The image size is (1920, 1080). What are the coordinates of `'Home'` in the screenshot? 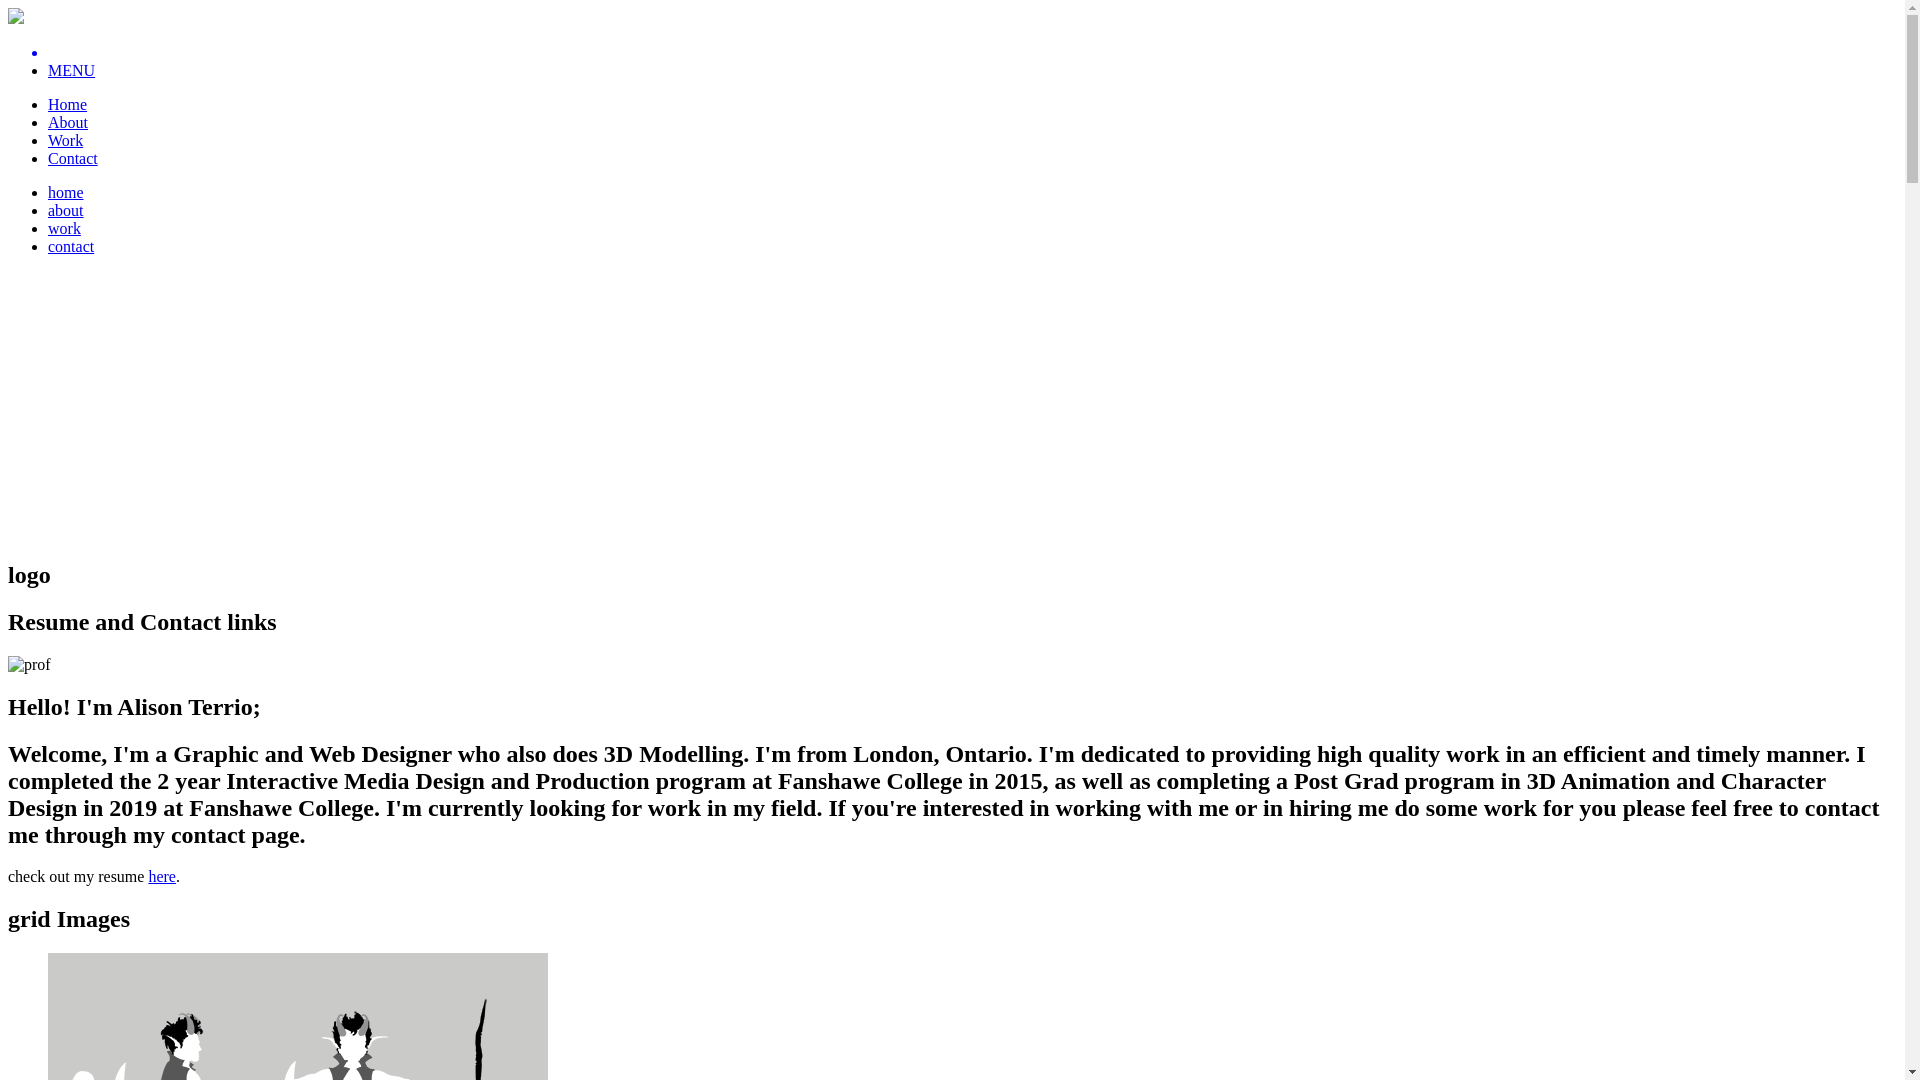 It's located at (67, 104).